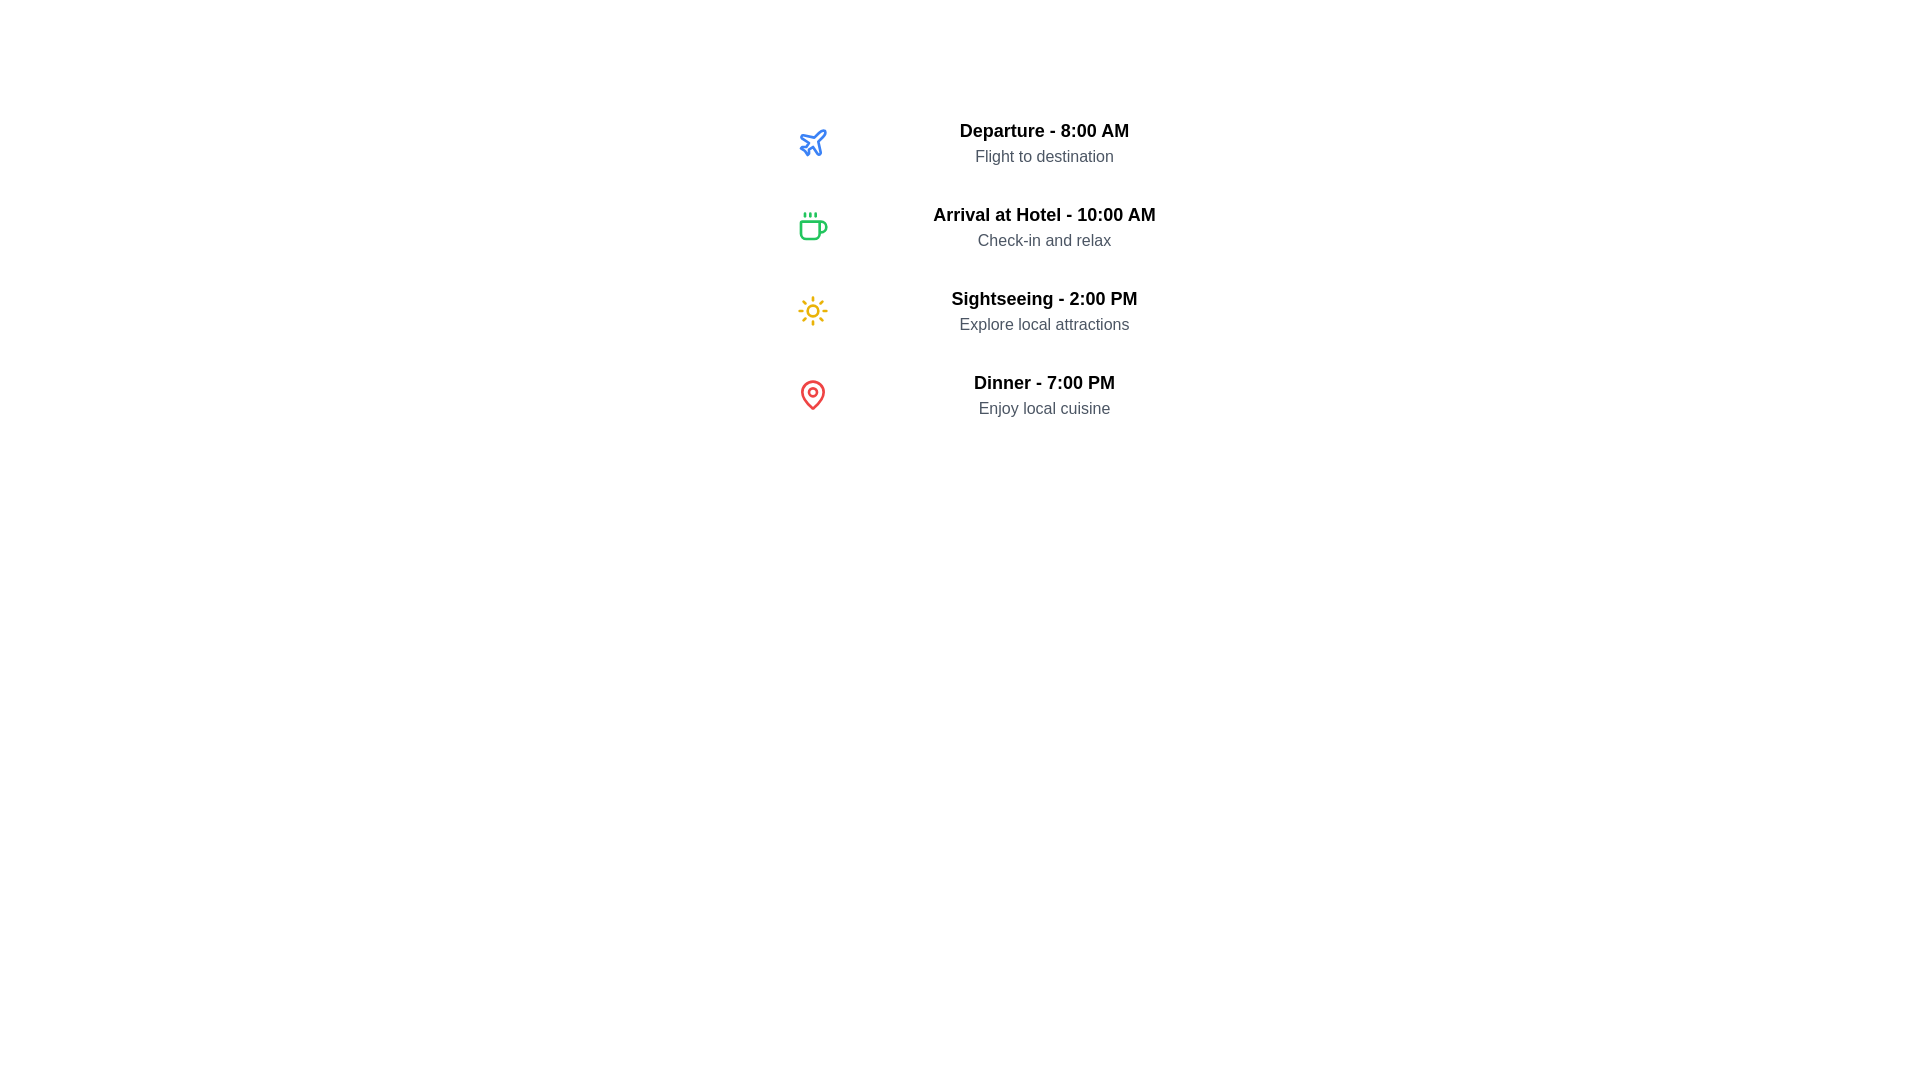 This screenshot has width=1920, height=1080. I want to click on the text in the third item of the vertical list of activities, which displays scheduled activity information with a bold title and smaller description, so click(1043, 311).